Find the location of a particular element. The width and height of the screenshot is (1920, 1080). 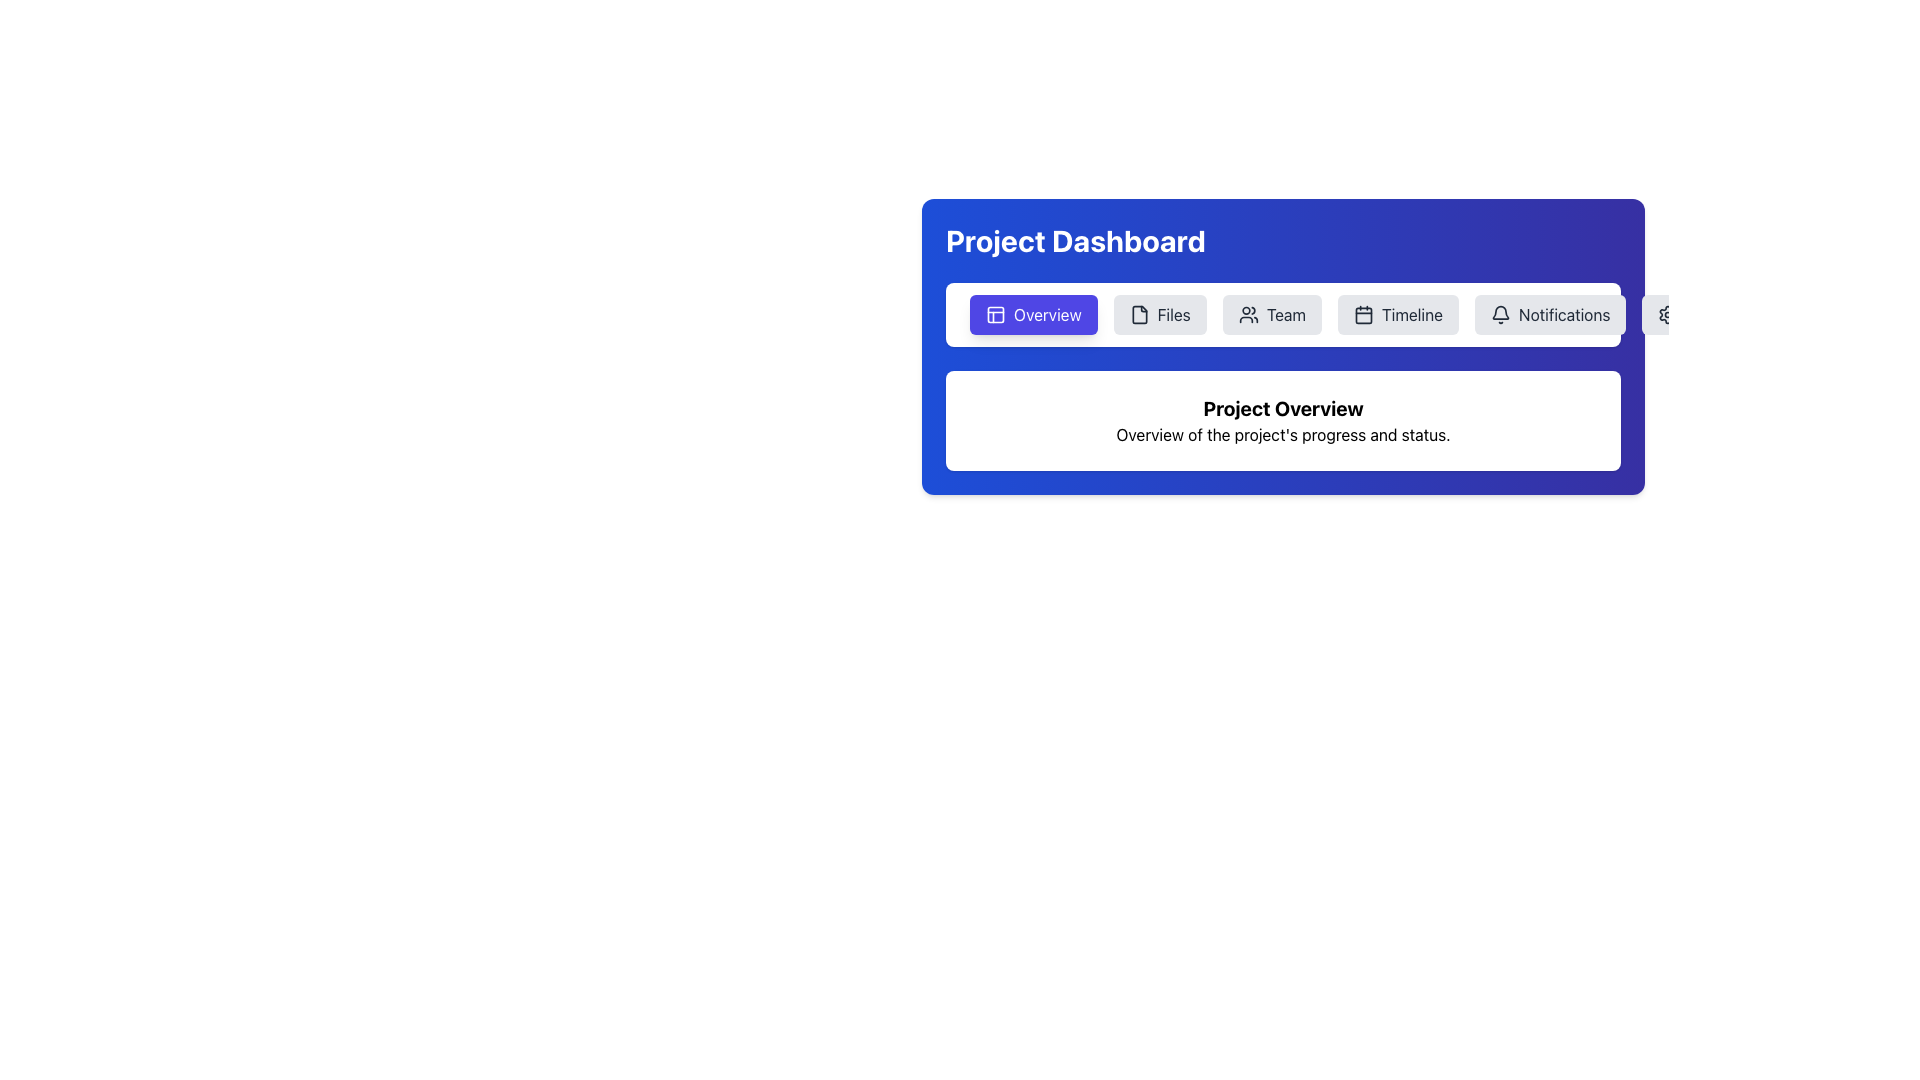

the small rectangular icon with rounded corners located inside the 'Overview' button in the tab menu is located at coordinates (996, 315).